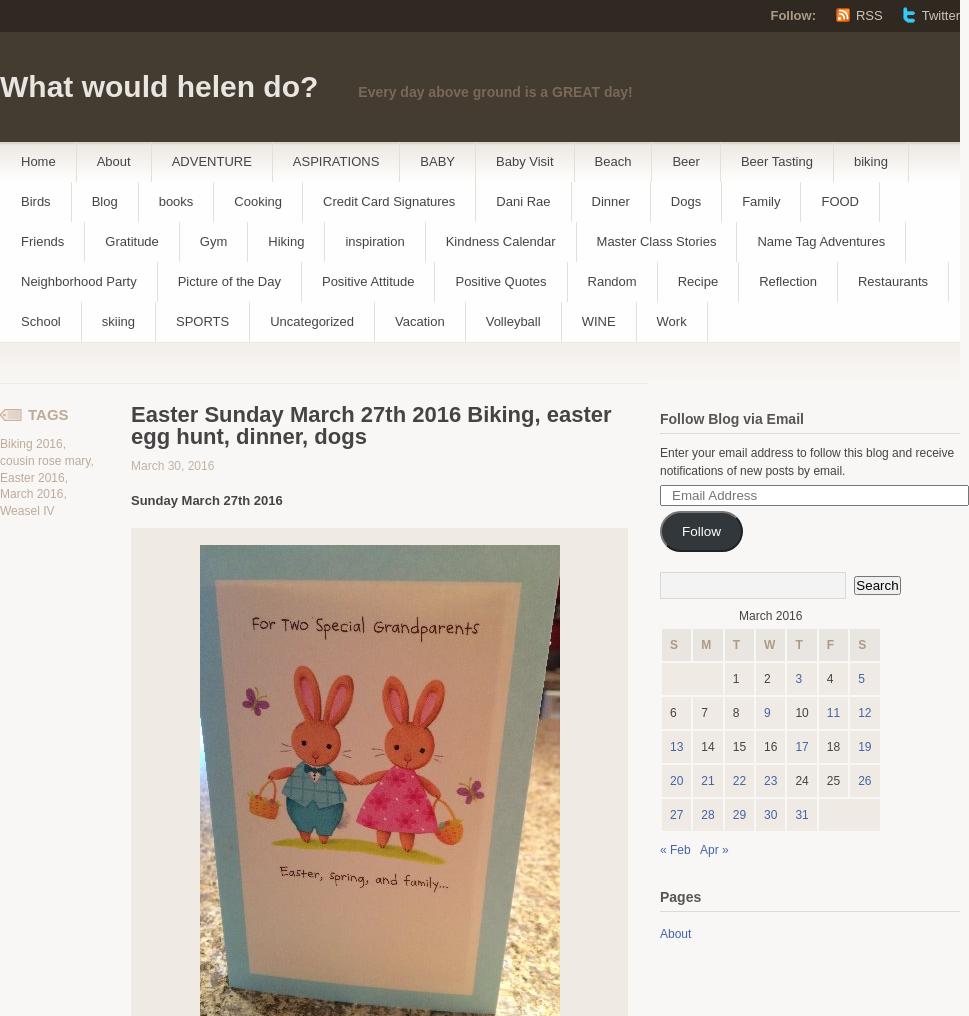 This screenshot has width=969, height=1016. Describe the element at coordinates (801, 814) in the screenshot. I see `'31'` at that location.